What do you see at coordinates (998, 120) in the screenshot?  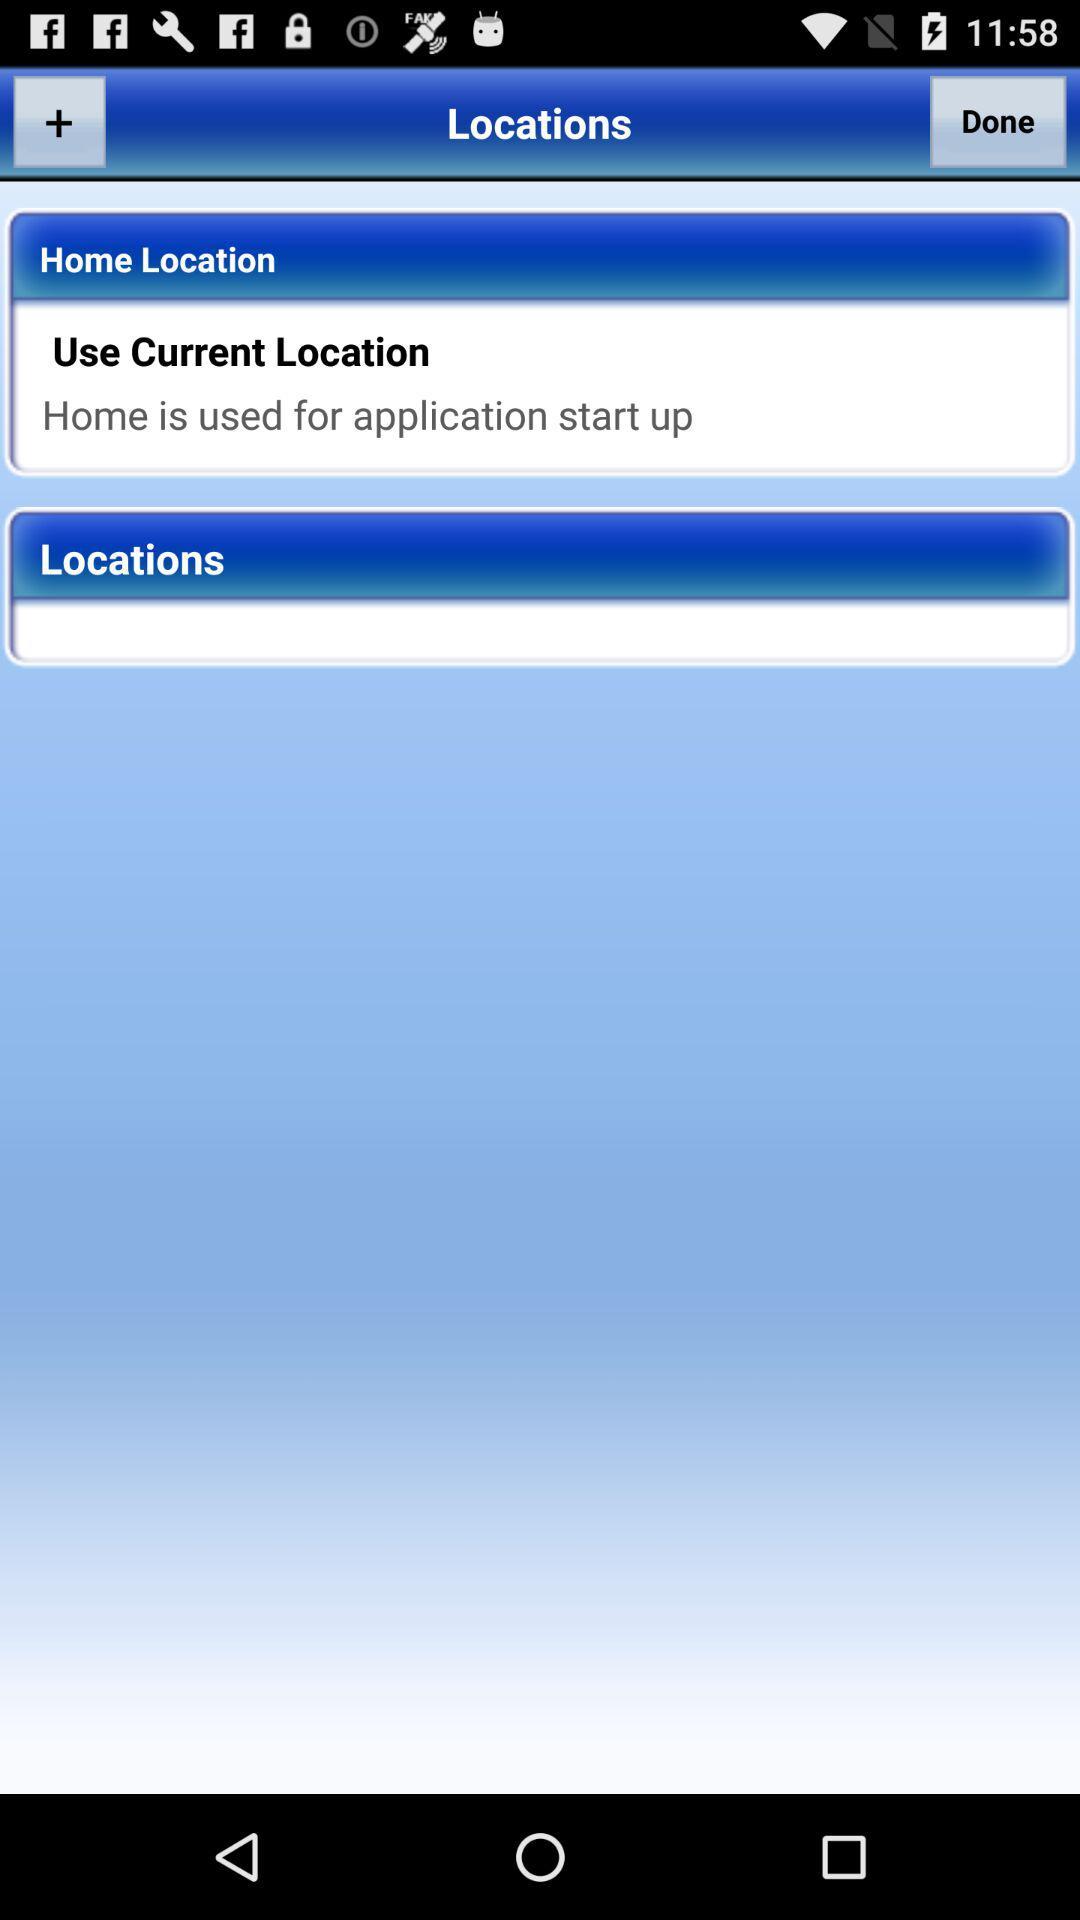 I see `the icon at the top right corner` at bounding box center [998, 120].